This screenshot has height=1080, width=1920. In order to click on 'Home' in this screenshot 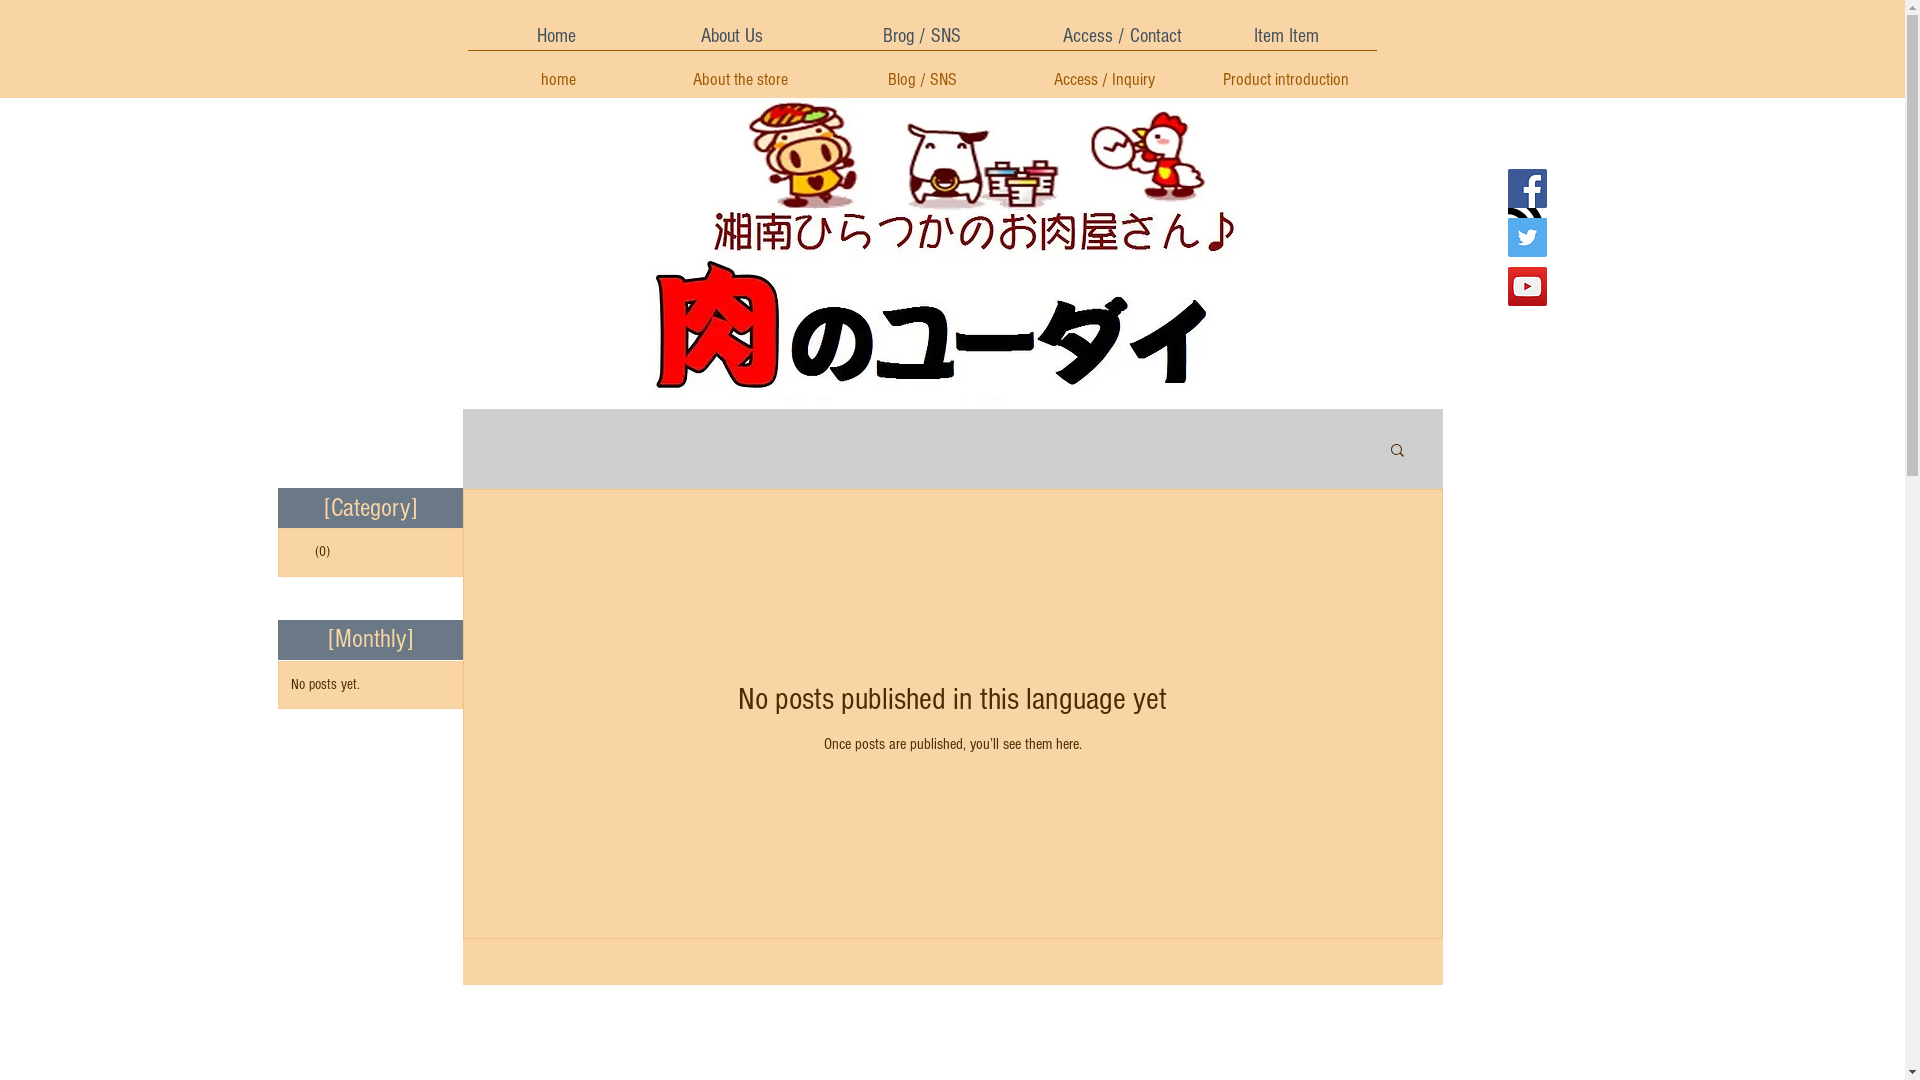, I will do `click(502, 35)`.